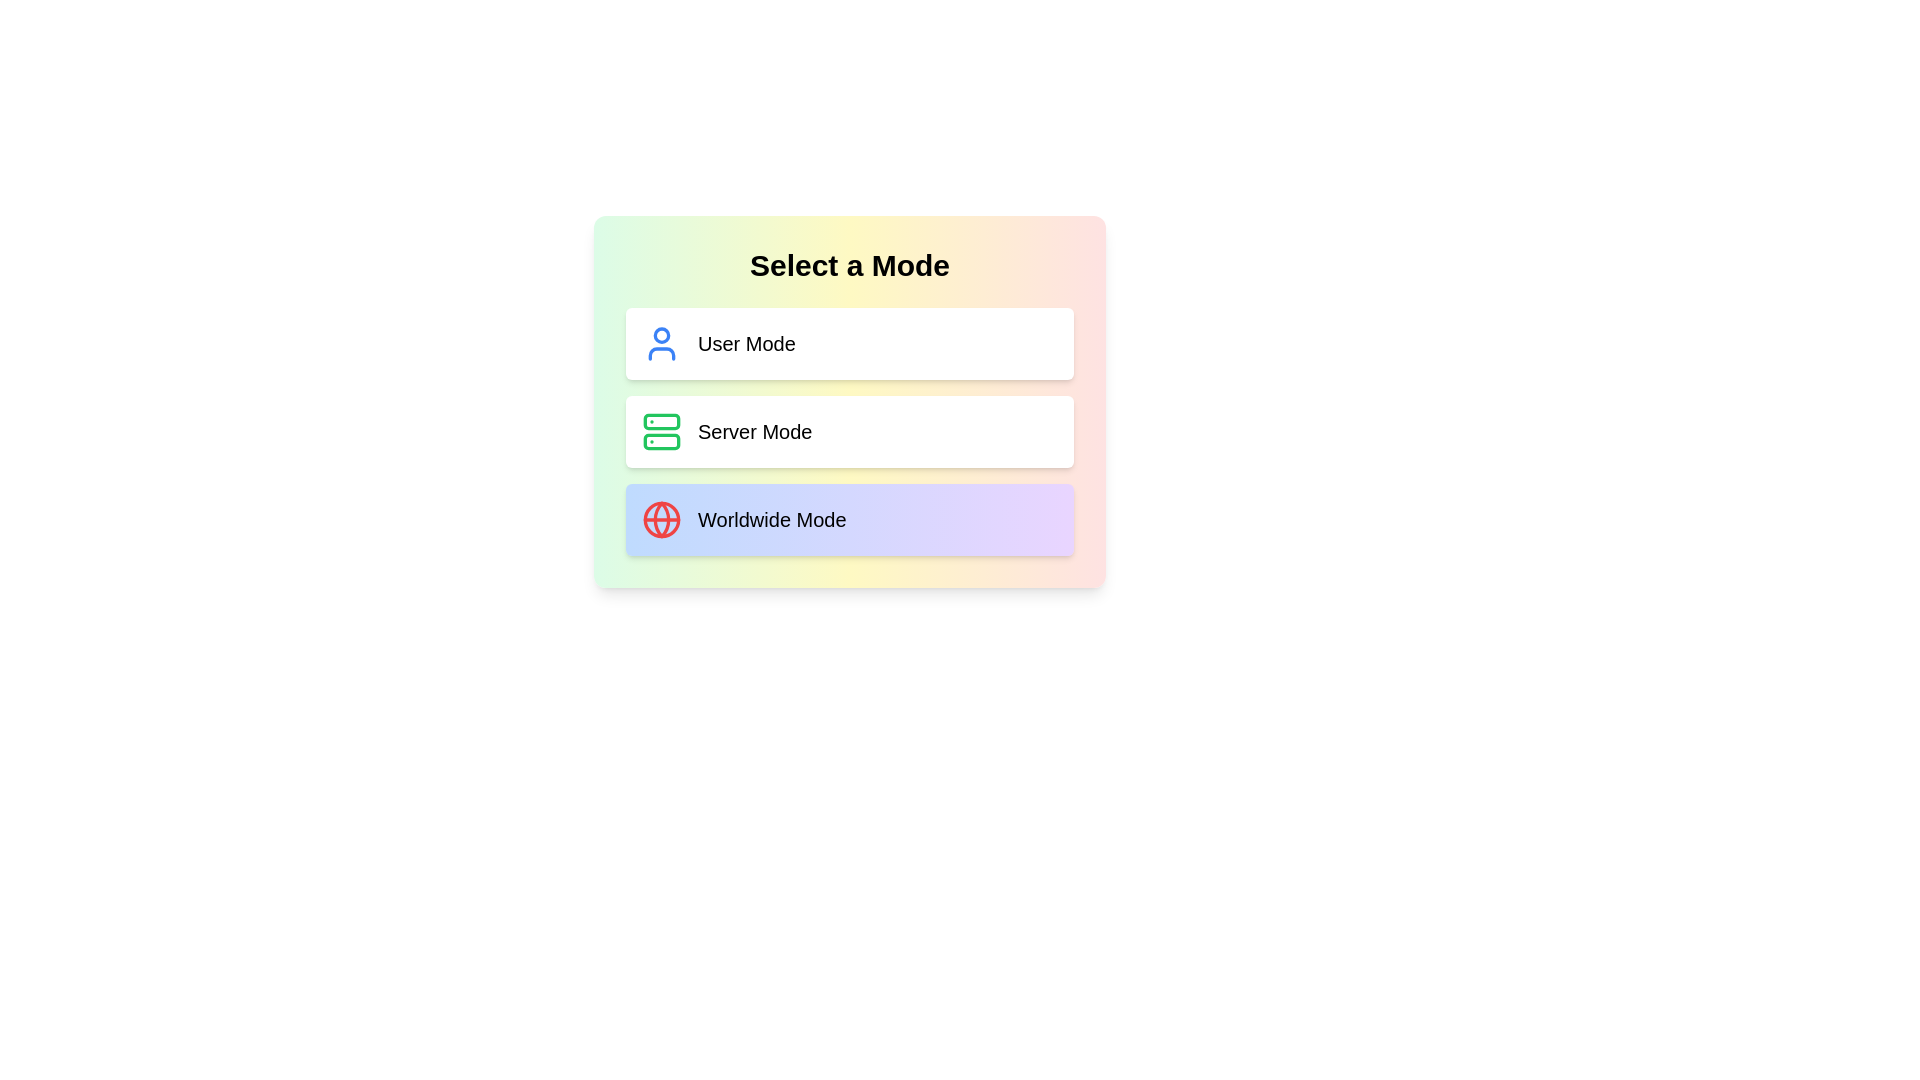 The height and width of the screenshot is (1080, 1920). What do you see at coordinates (849, 401) in the screenshot?
I see `the 'Server Mode' button, which is the second button in a group of three vertically stacked buttons under the title 'Select a Mode'` at bounding box center [849, 401].